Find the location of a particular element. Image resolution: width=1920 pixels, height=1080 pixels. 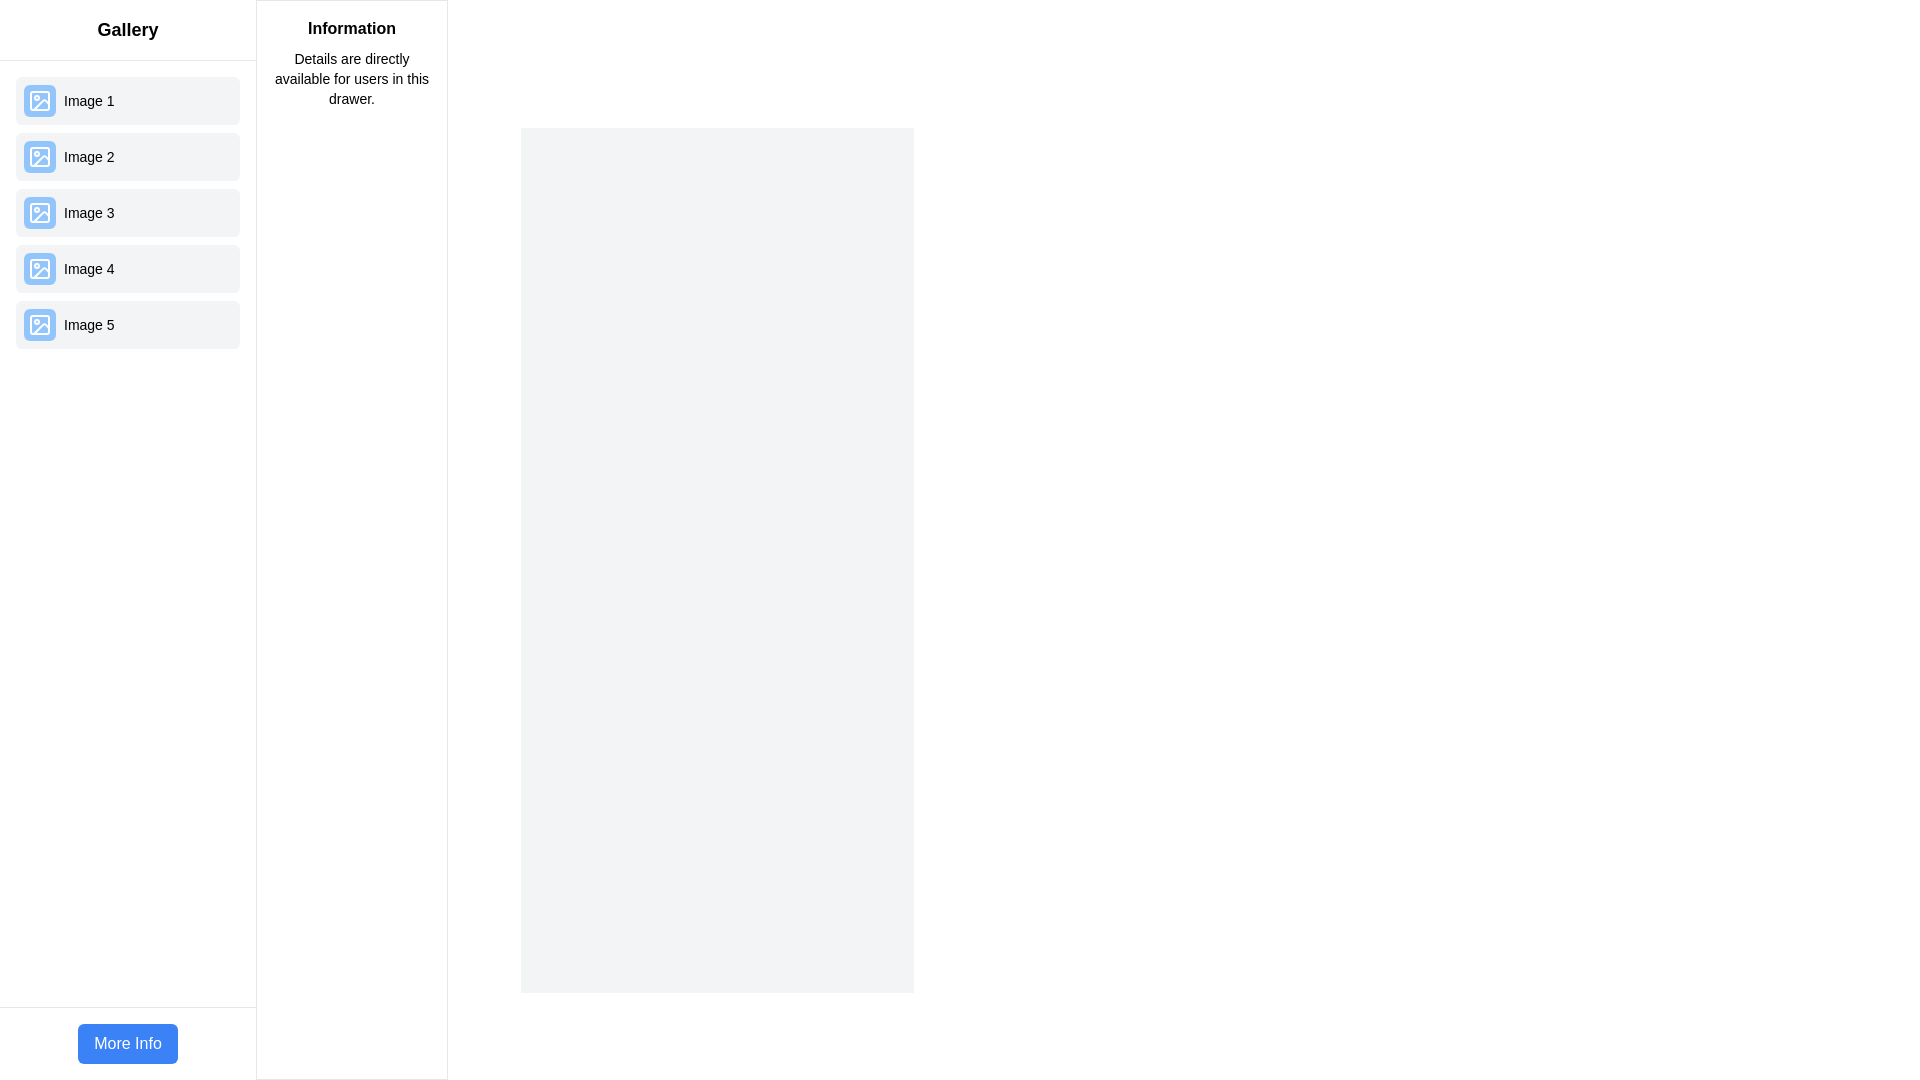

the text label that describes the fourth image item in the gallery, located below the third item in the left section of the interface is located at coordinates (88, 268).